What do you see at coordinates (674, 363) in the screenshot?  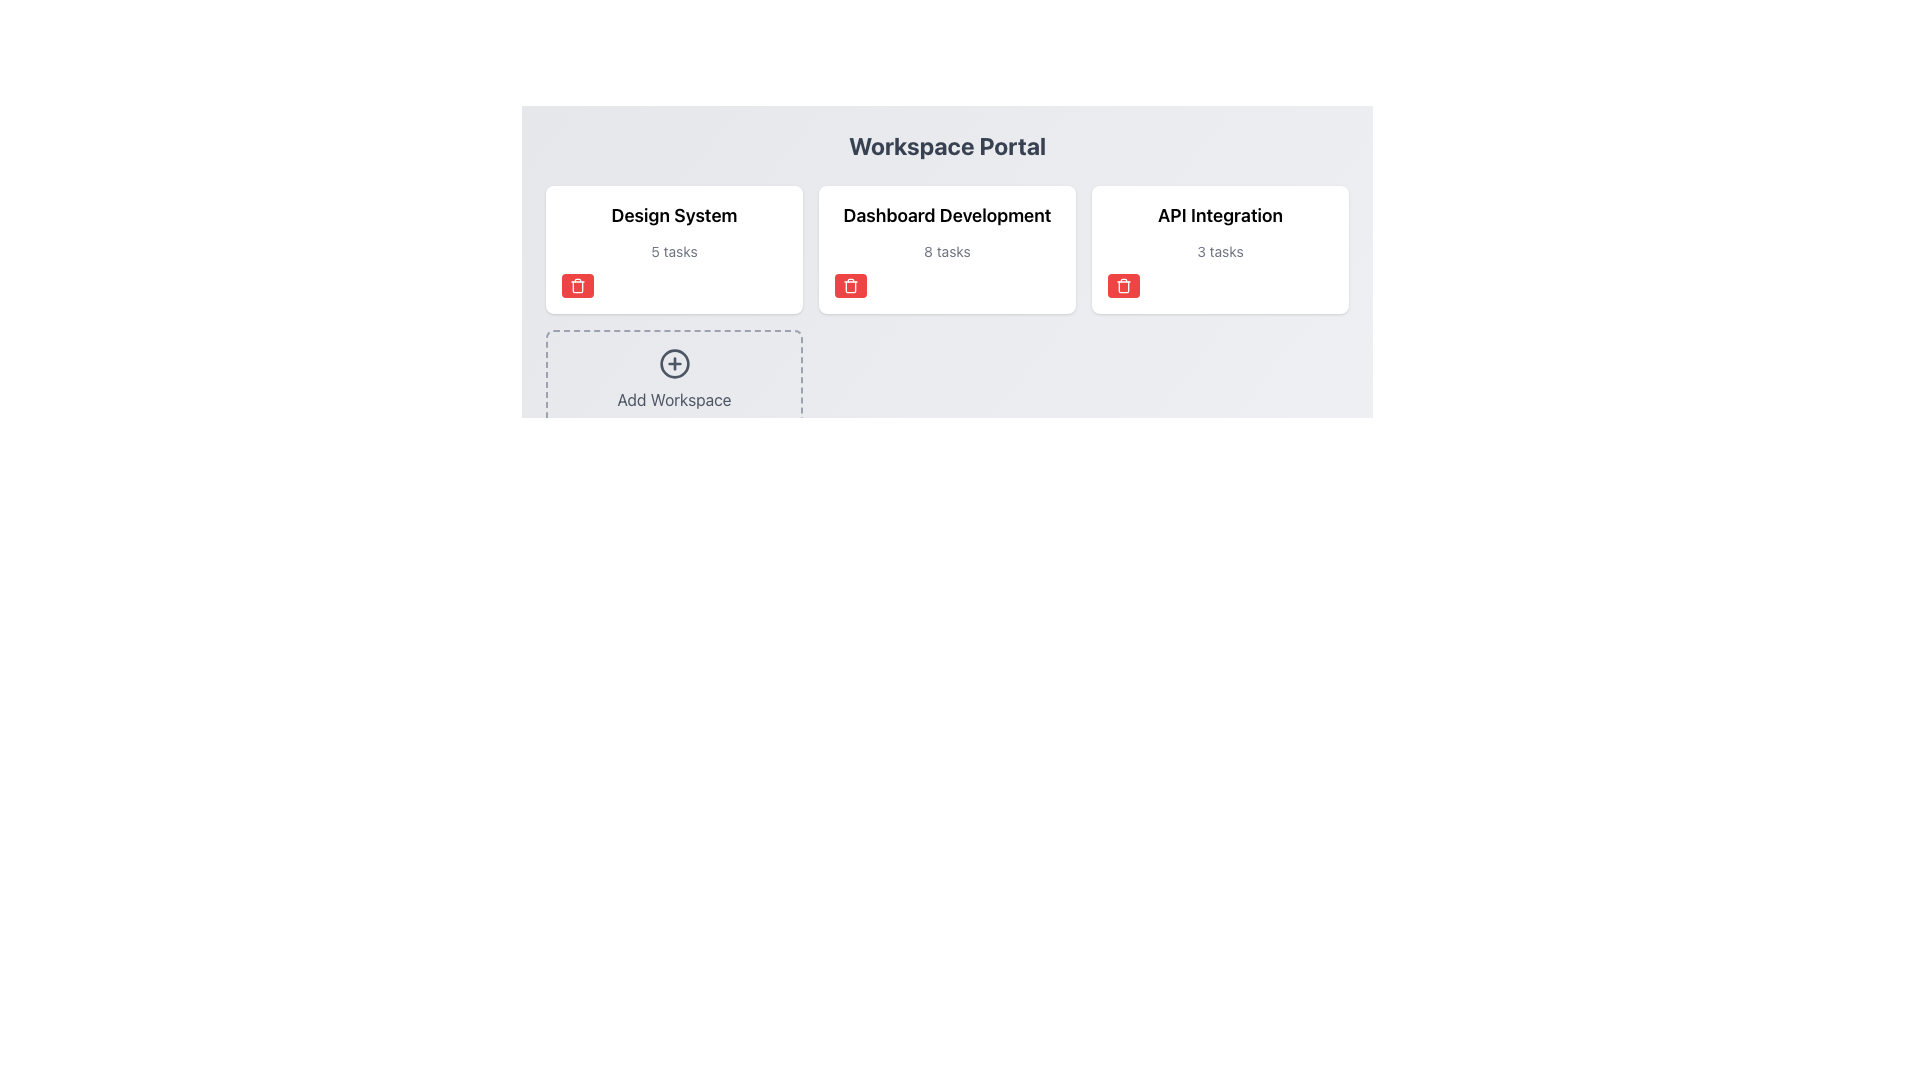 I see `the SVG element representing a plus sign enclosed in a circle, which is part of the 'Add Workspace' button located towards the bottom-left of the interface` at bounding box center [674, 363].